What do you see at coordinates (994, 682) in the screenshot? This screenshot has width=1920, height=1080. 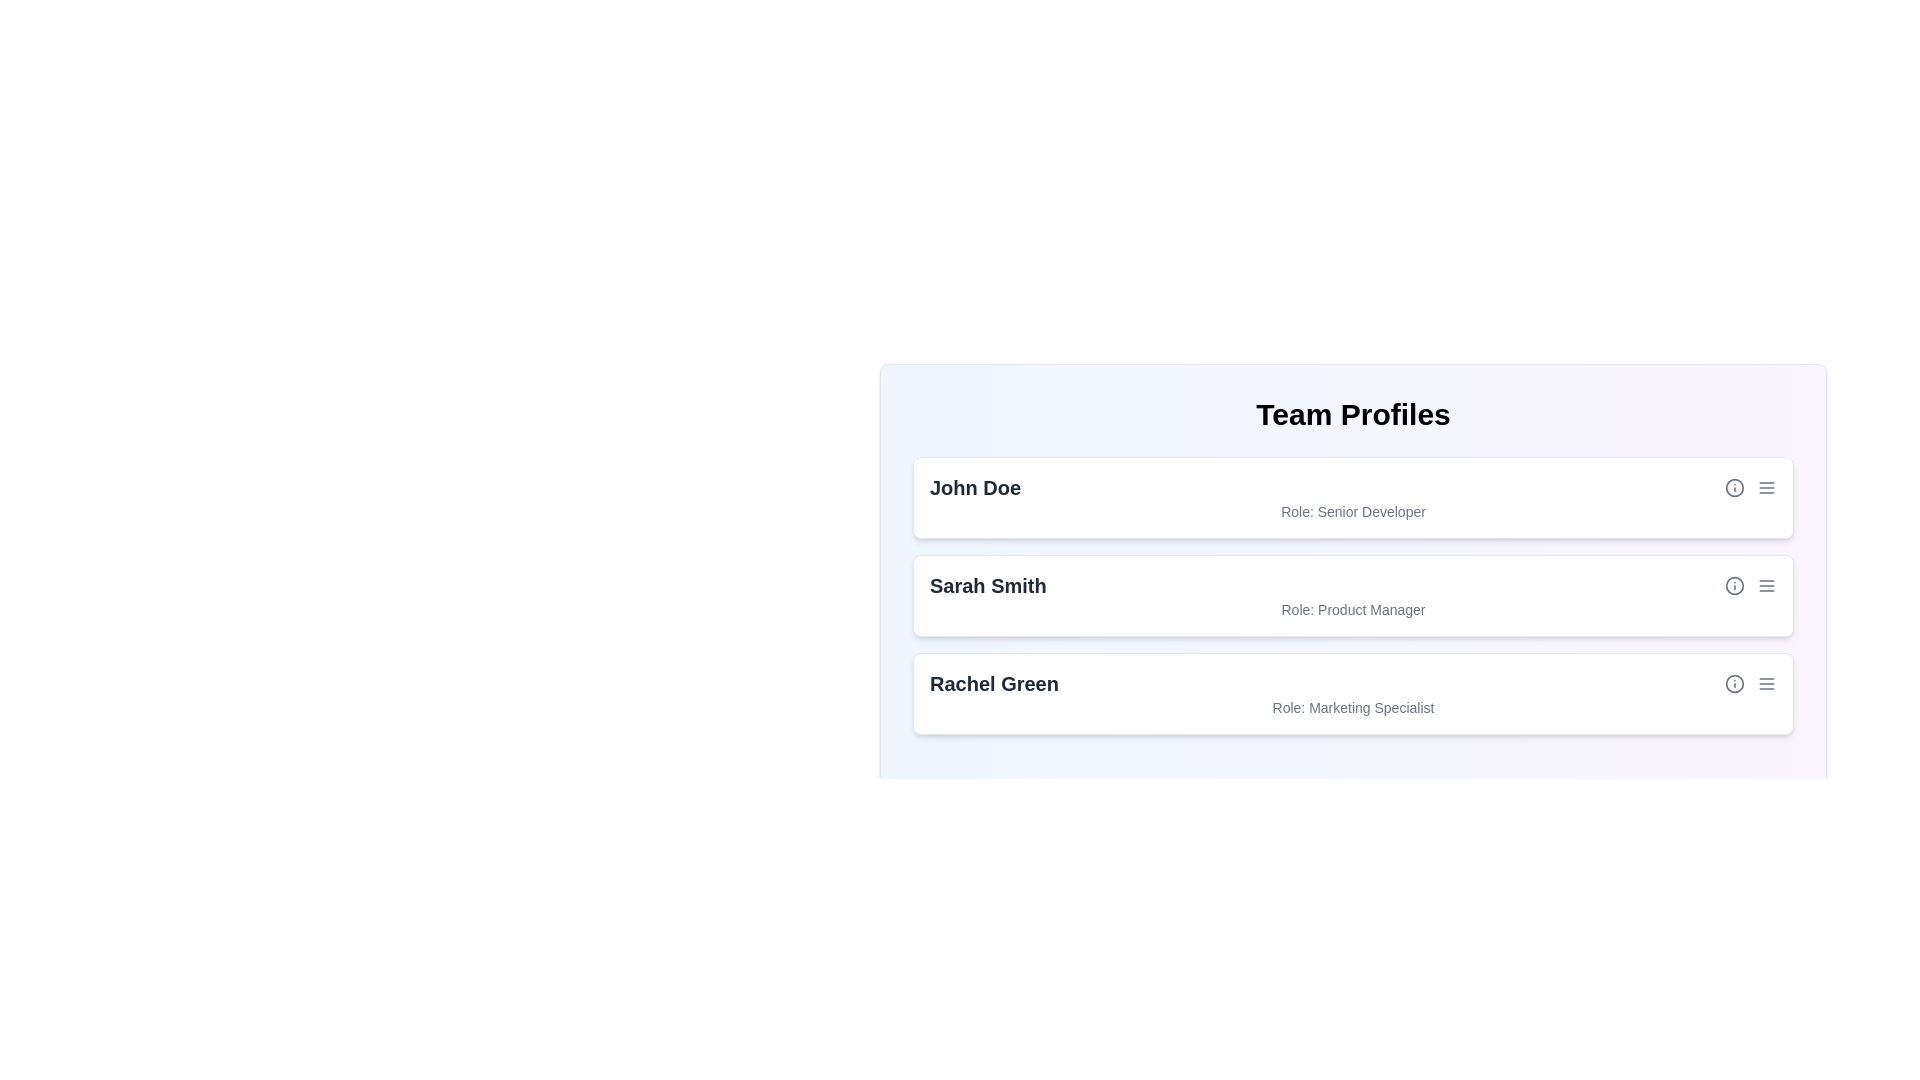 I see `text label identifying the team member 'Rachel Green' located in the 'Team Profiles' section, specifically the third profile title aligned to the left` at bounding box center [994, 682].